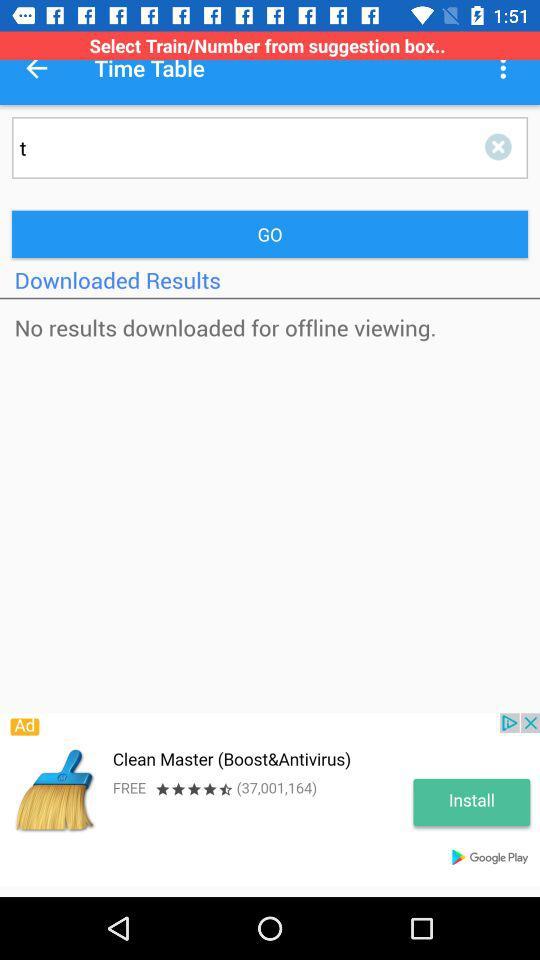 The width and height of the screenshot is (540, 960). What do you see at coordinates (270, 799) in the screenshot?
I see `advertiser banner` at bounding box center [270, 799].